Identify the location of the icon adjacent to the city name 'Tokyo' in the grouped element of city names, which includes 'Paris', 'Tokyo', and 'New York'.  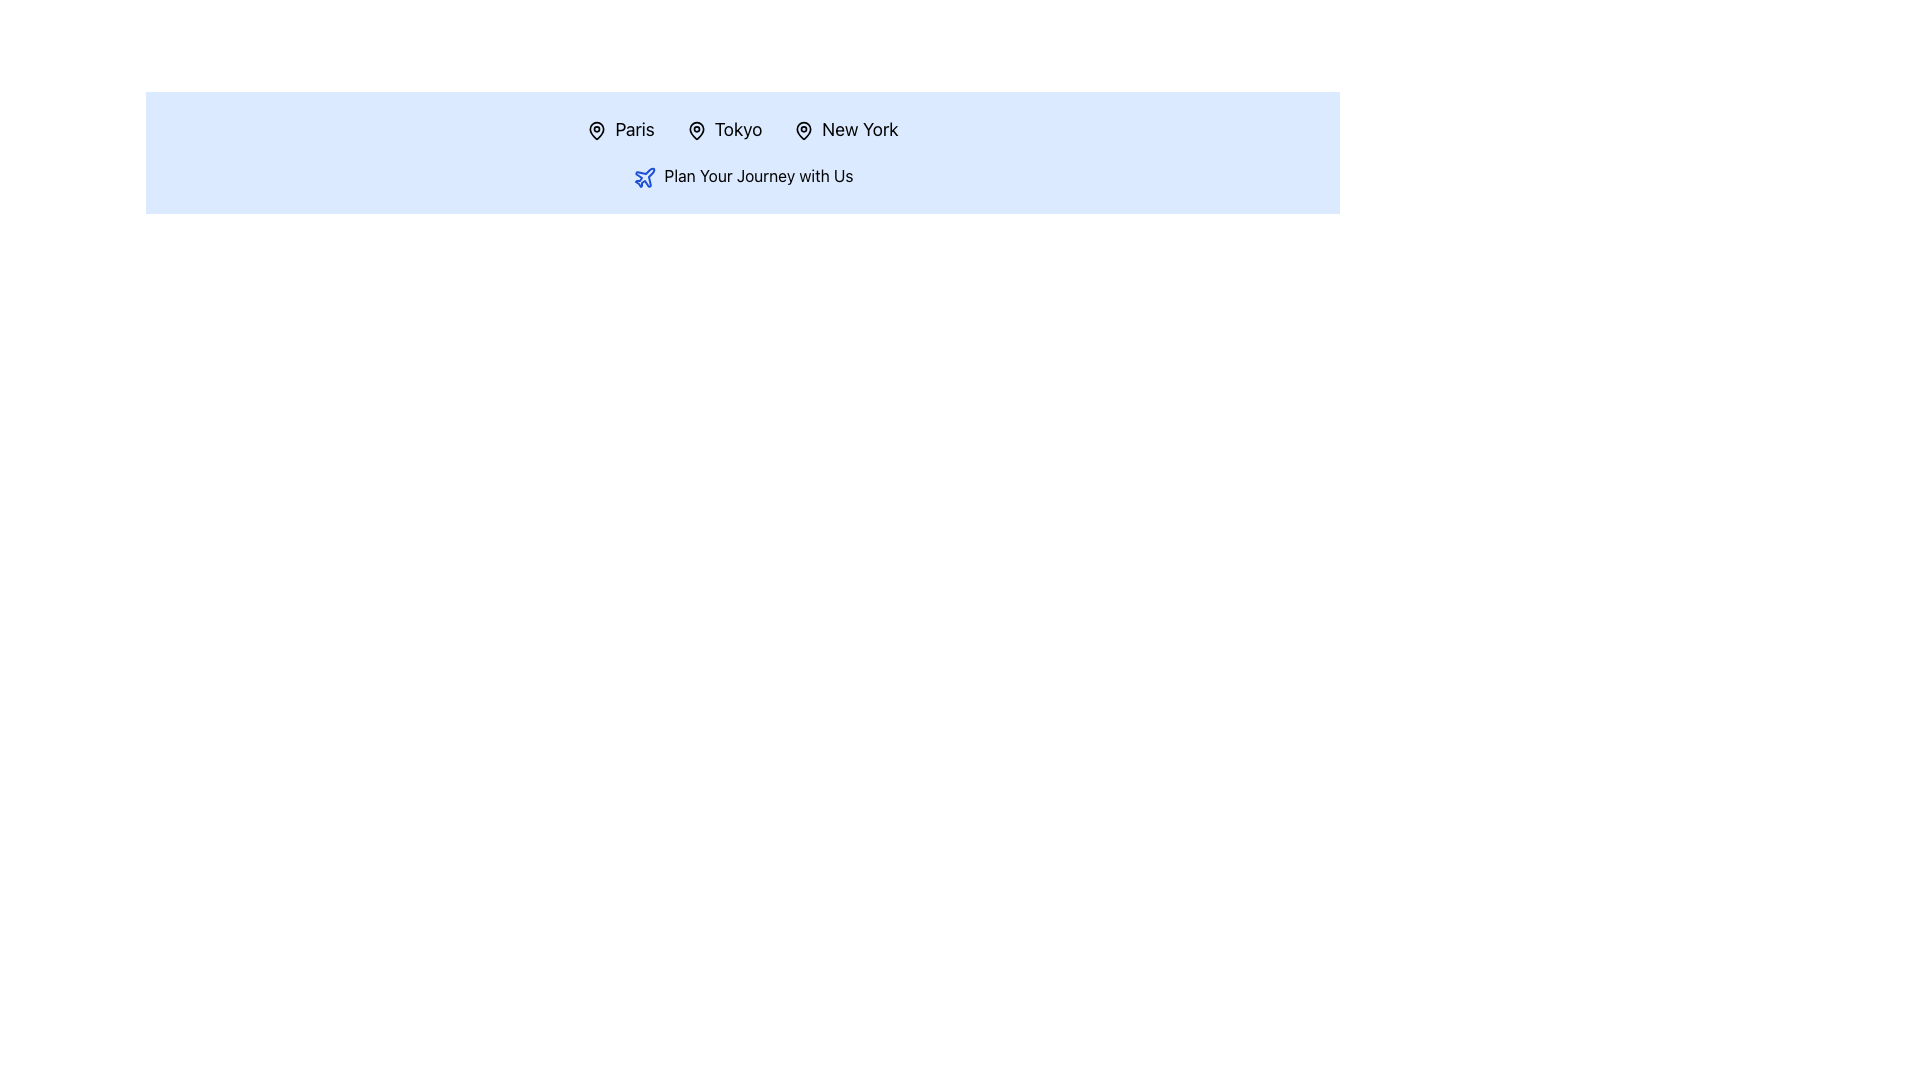
(742, 130).